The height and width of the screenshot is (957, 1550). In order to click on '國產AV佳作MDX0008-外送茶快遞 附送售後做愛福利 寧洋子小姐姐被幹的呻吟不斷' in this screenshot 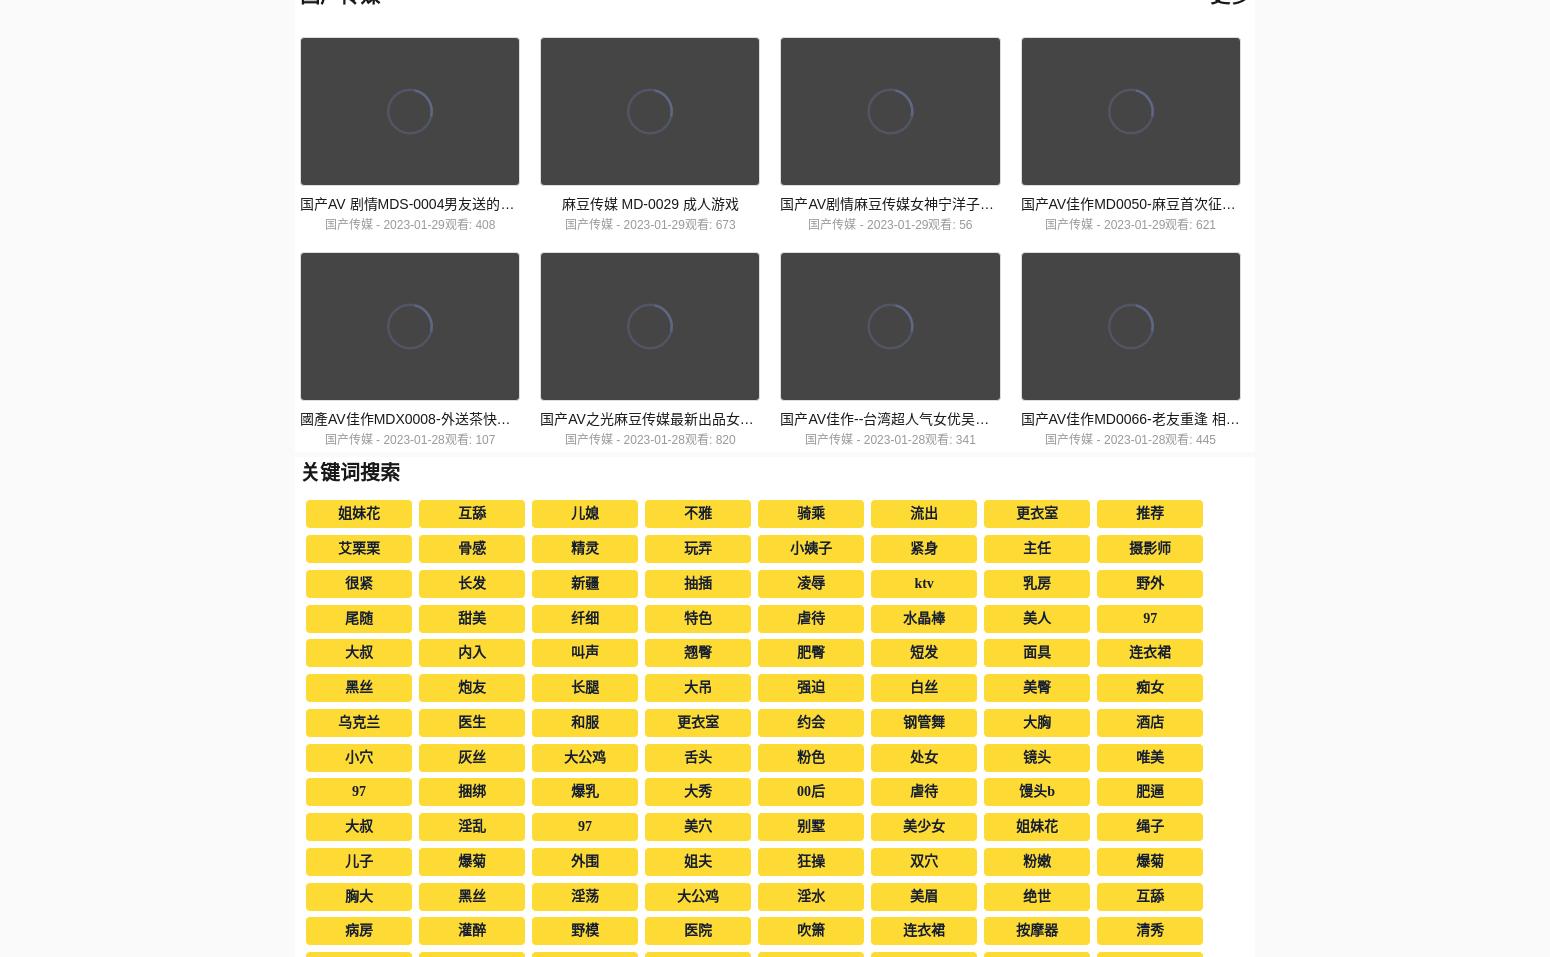, I will do `click(555, 417)`.